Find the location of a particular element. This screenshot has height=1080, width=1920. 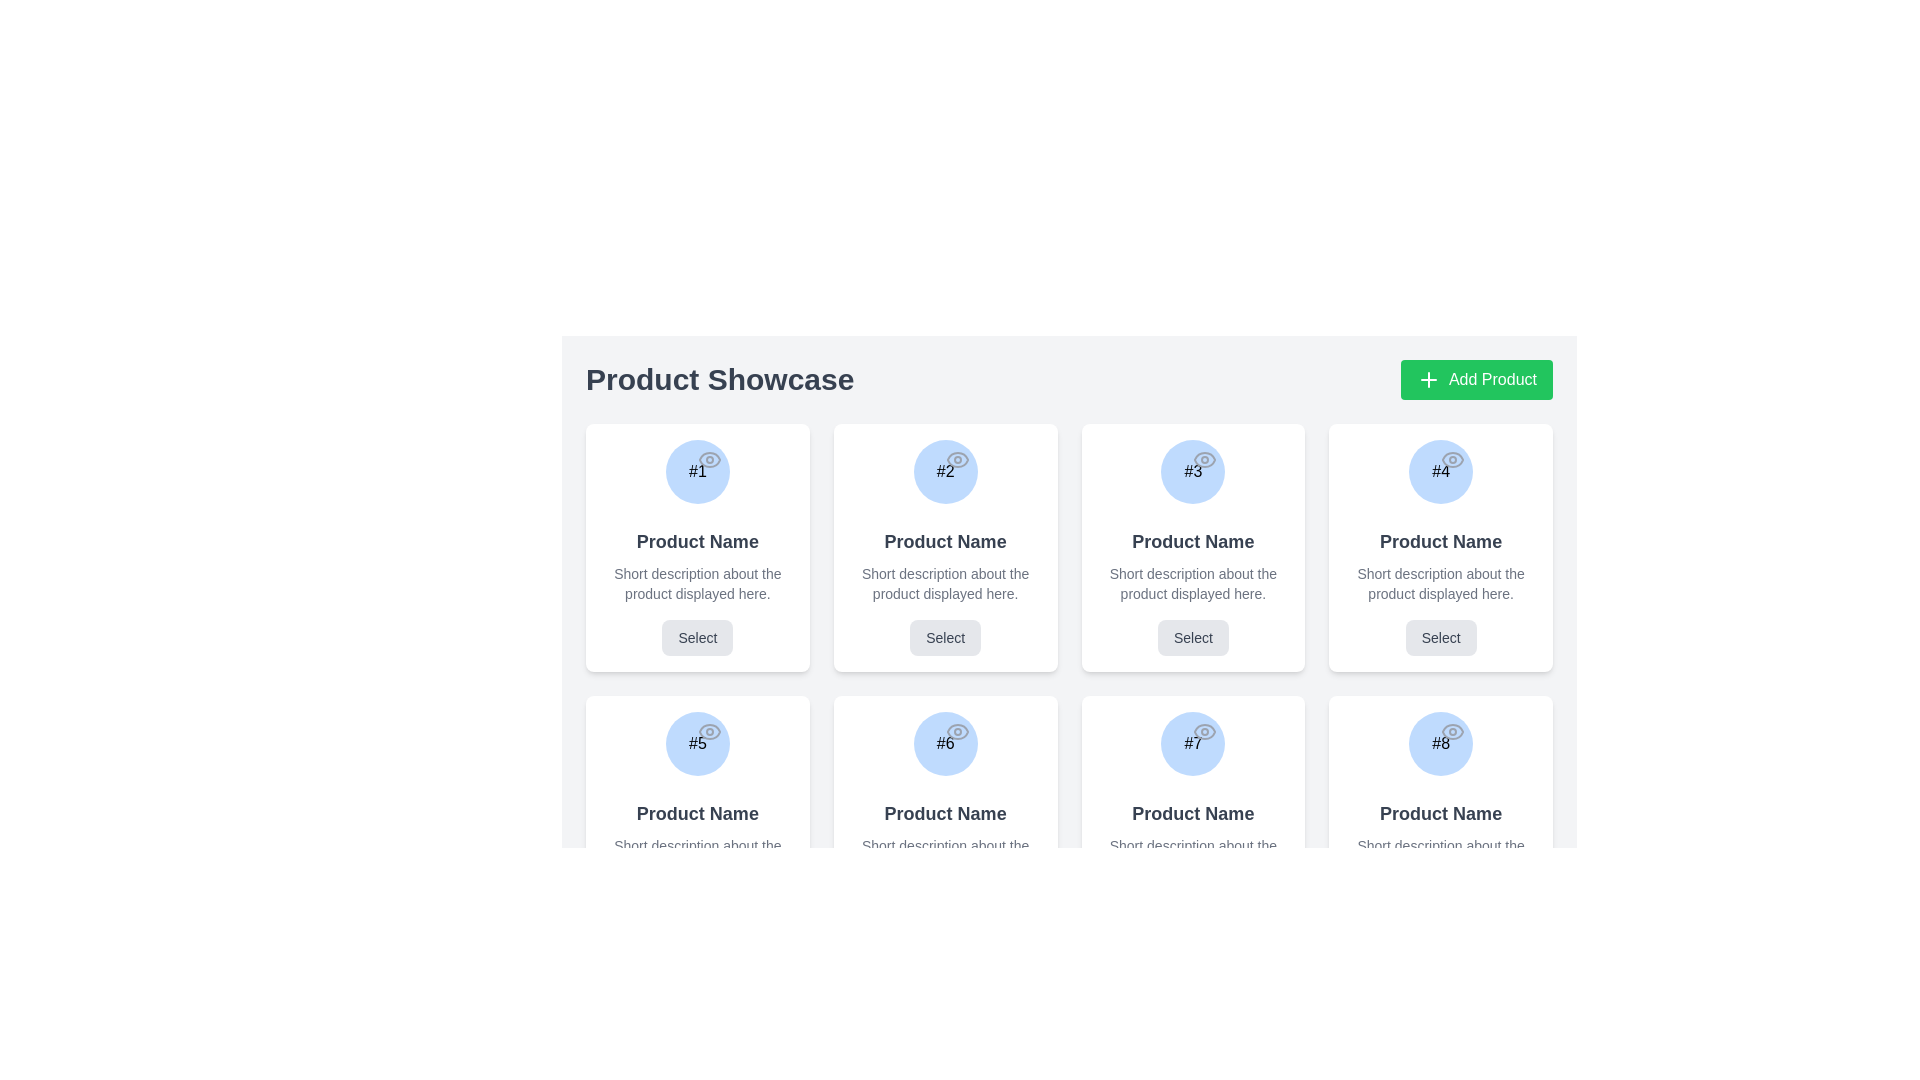

the circular badge with a light blue background and white border, which contains the text '#4' and an eye-shaped icon, located at the top-left corner of the product details card is located at coordinates (1441, 471).